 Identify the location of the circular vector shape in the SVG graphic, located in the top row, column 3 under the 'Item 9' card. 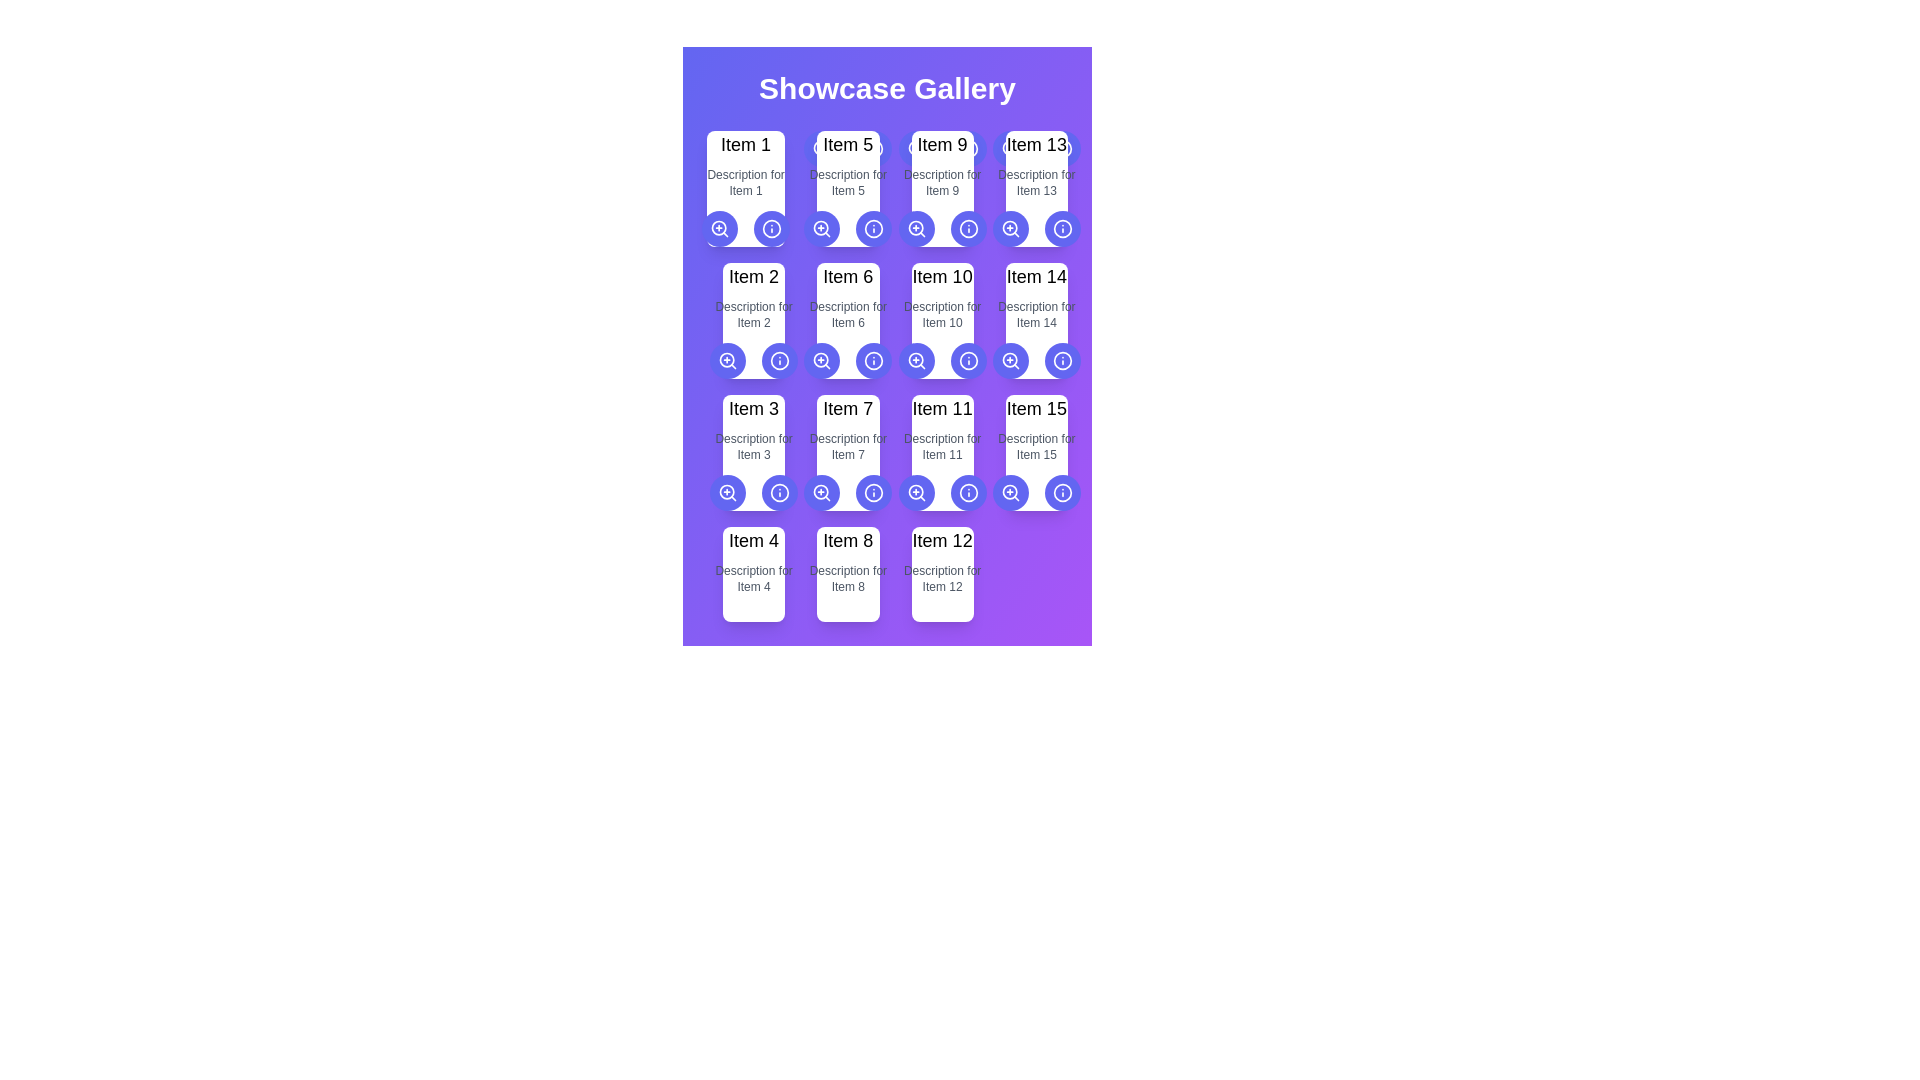
(968, 148).